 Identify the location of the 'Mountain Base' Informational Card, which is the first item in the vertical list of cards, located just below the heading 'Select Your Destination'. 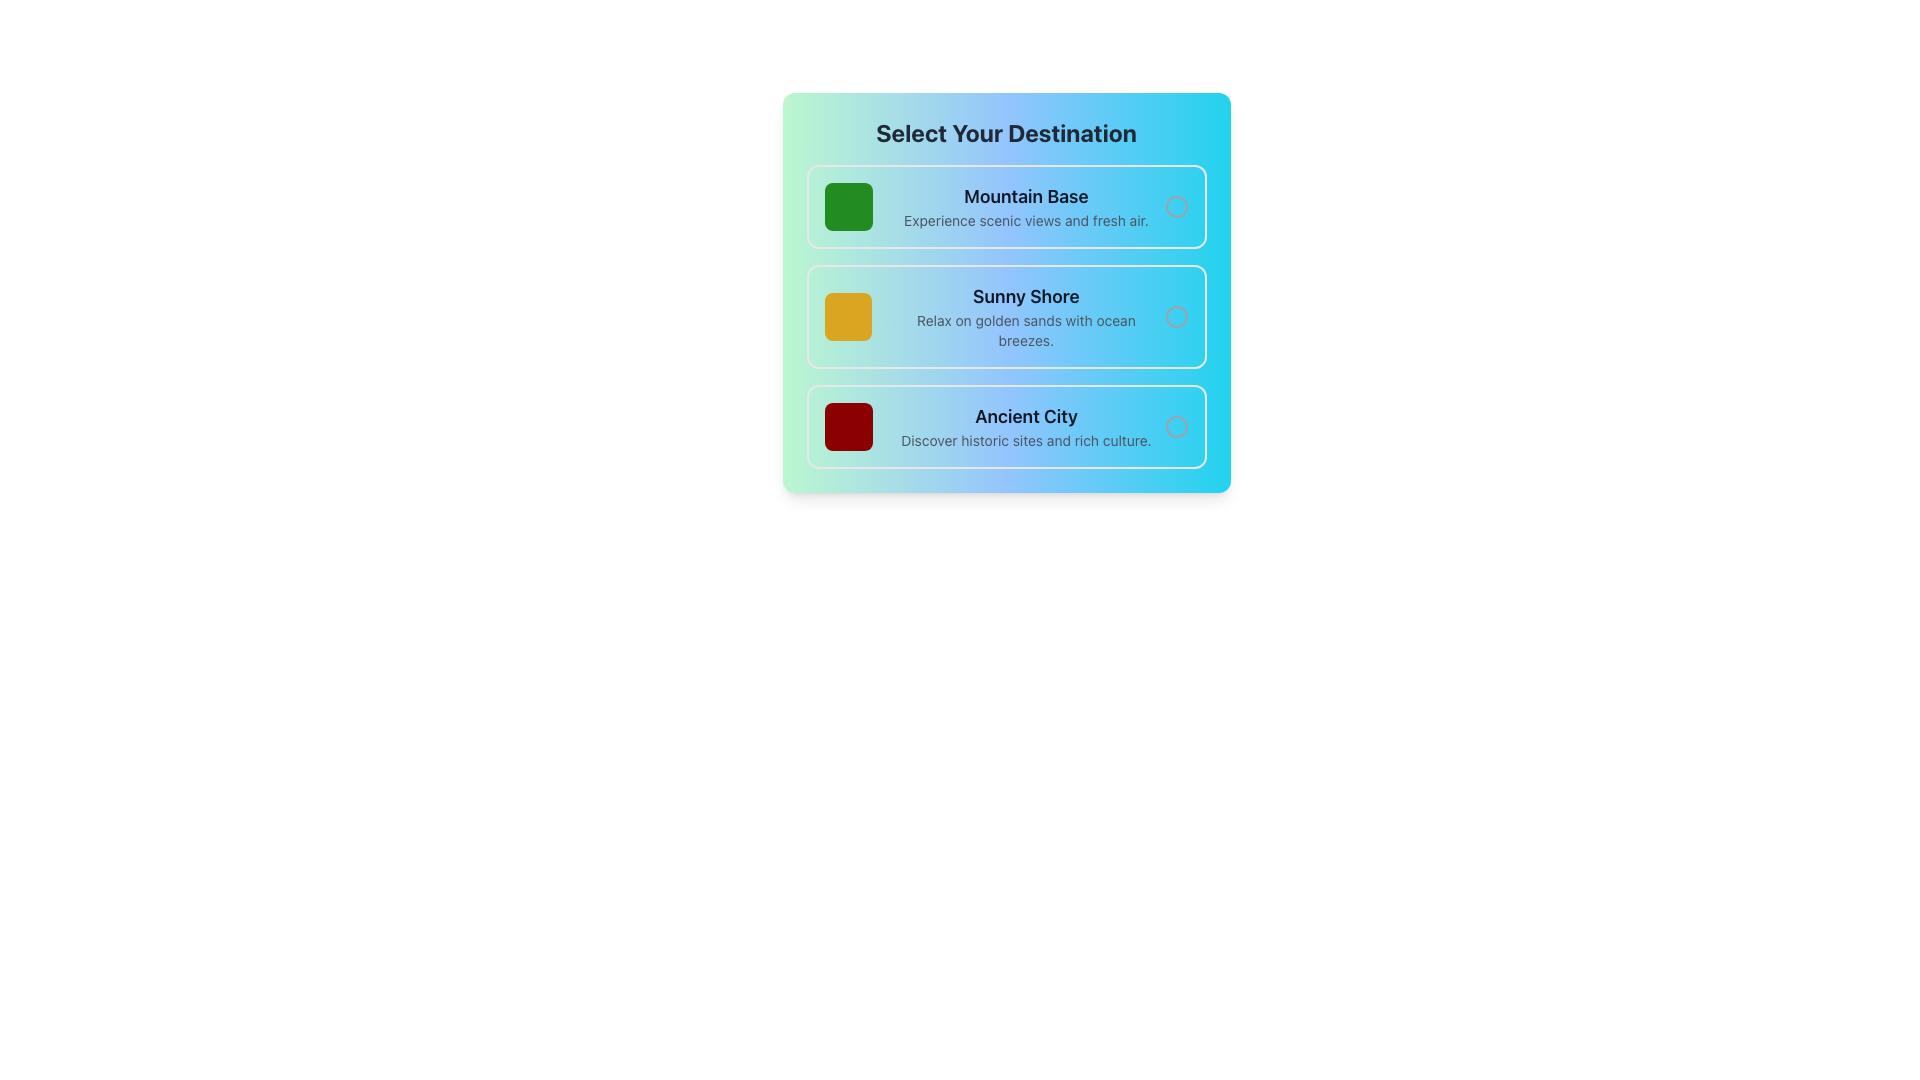
(1006, 207).